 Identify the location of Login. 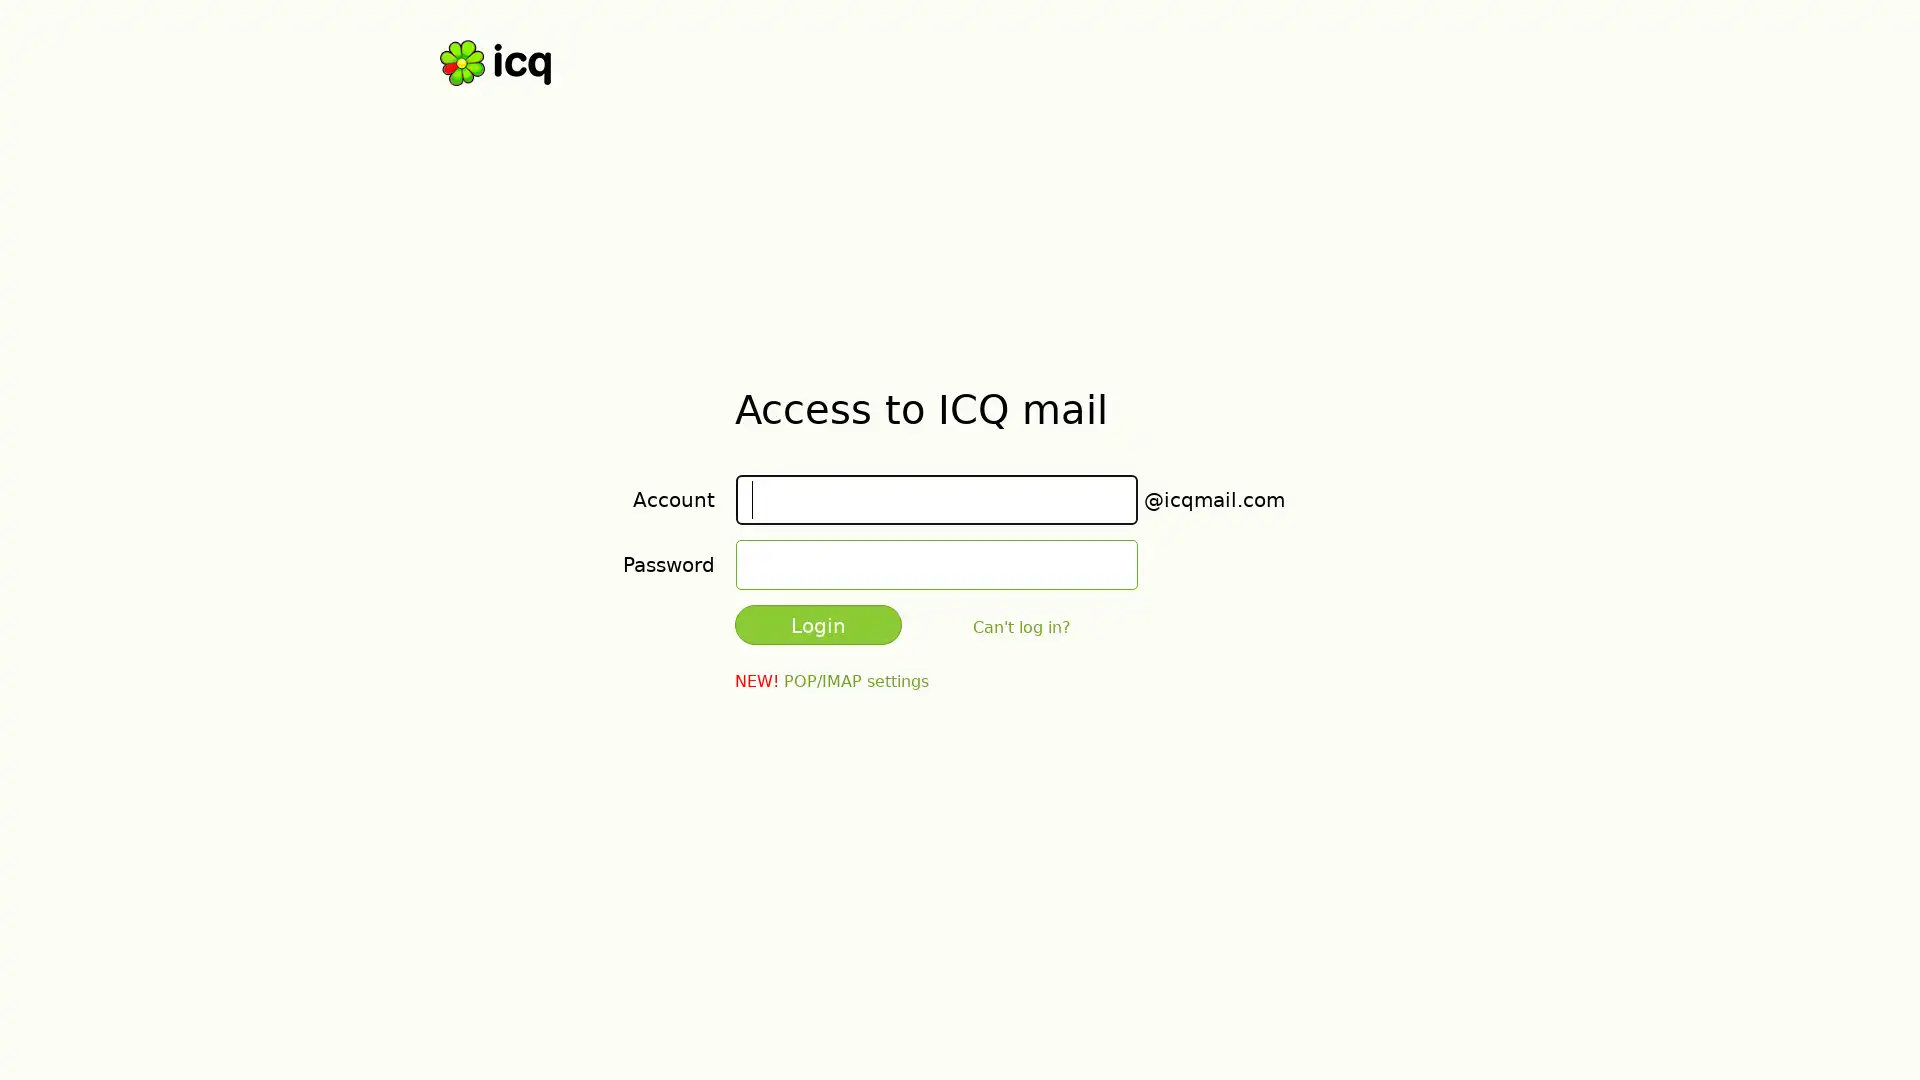
(818, 623).